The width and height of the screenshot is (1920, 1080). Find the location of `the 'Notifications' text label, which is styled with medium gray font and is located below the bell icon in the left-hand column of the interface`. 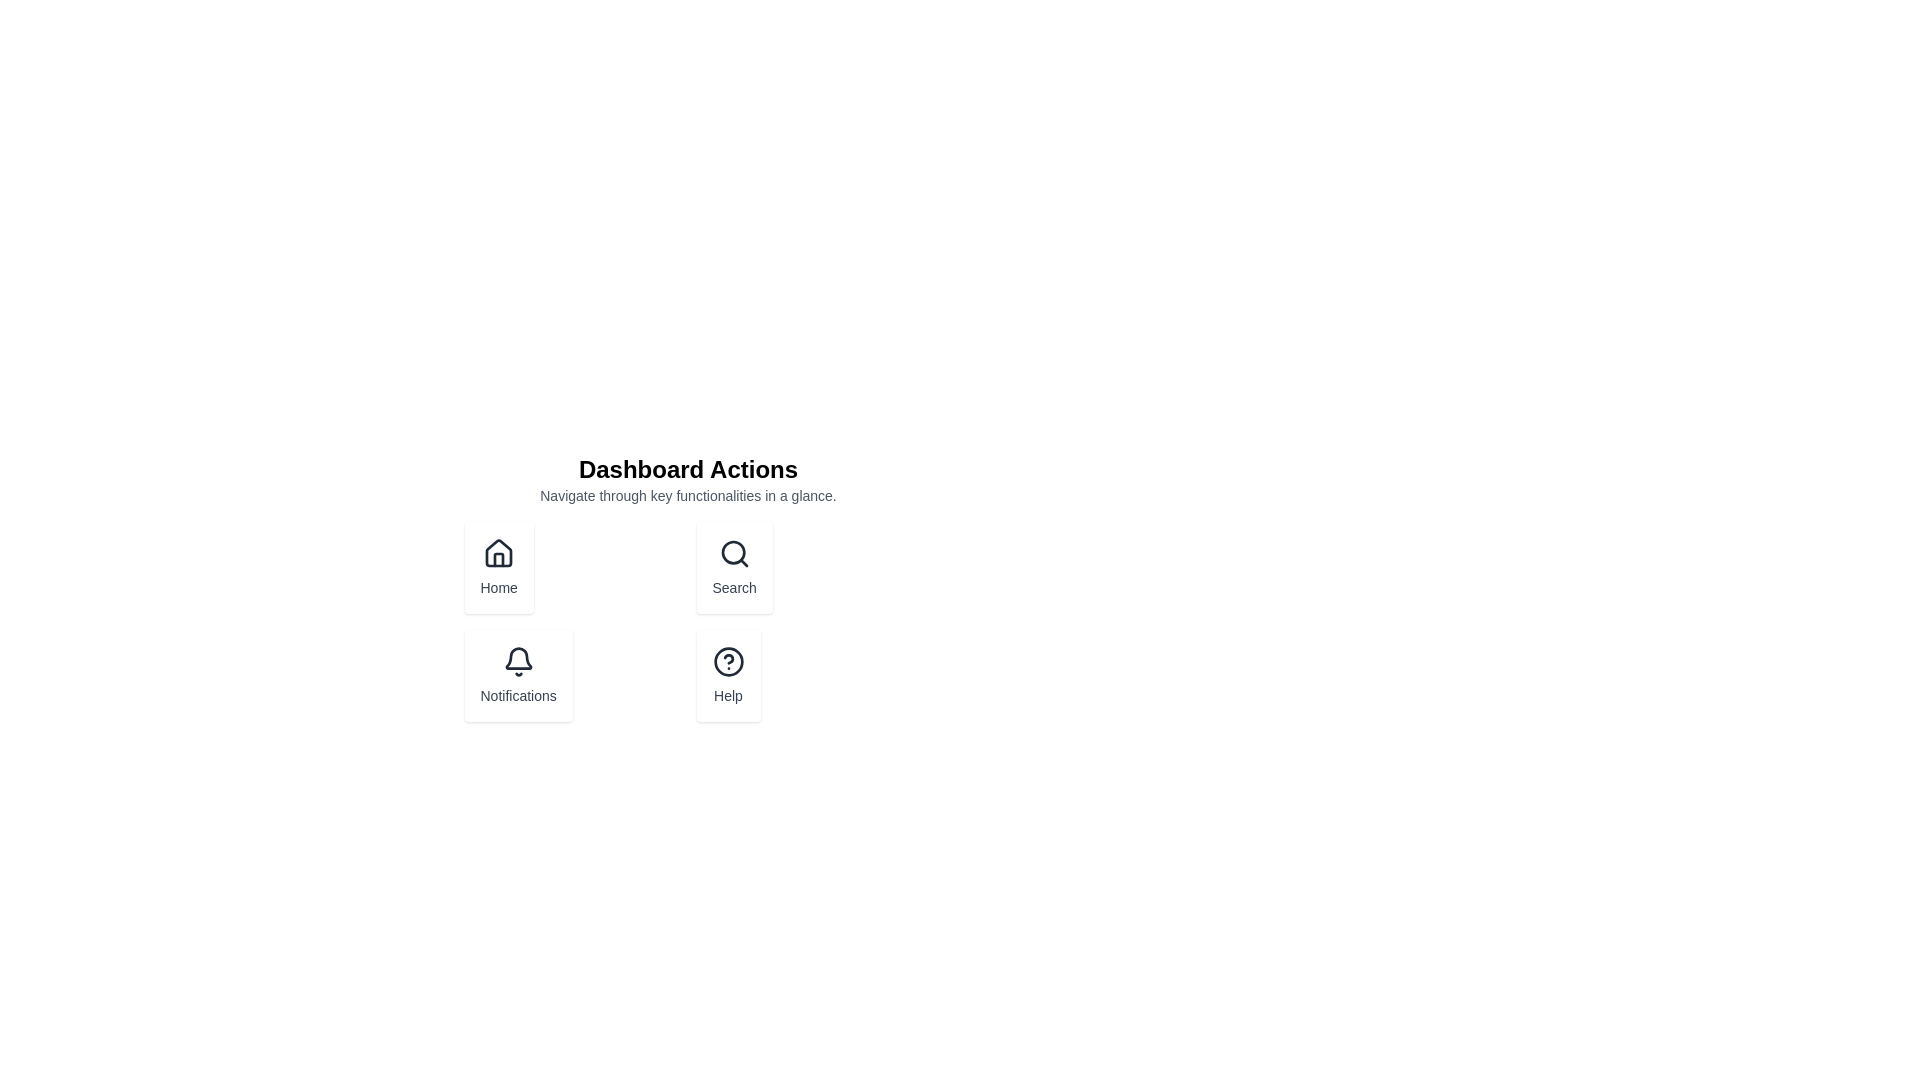

the 'Notifications' text label, which is styled with medium gray font and is located below the bell icon in the left-hand column of the interface is located at coordinates (518, 694).